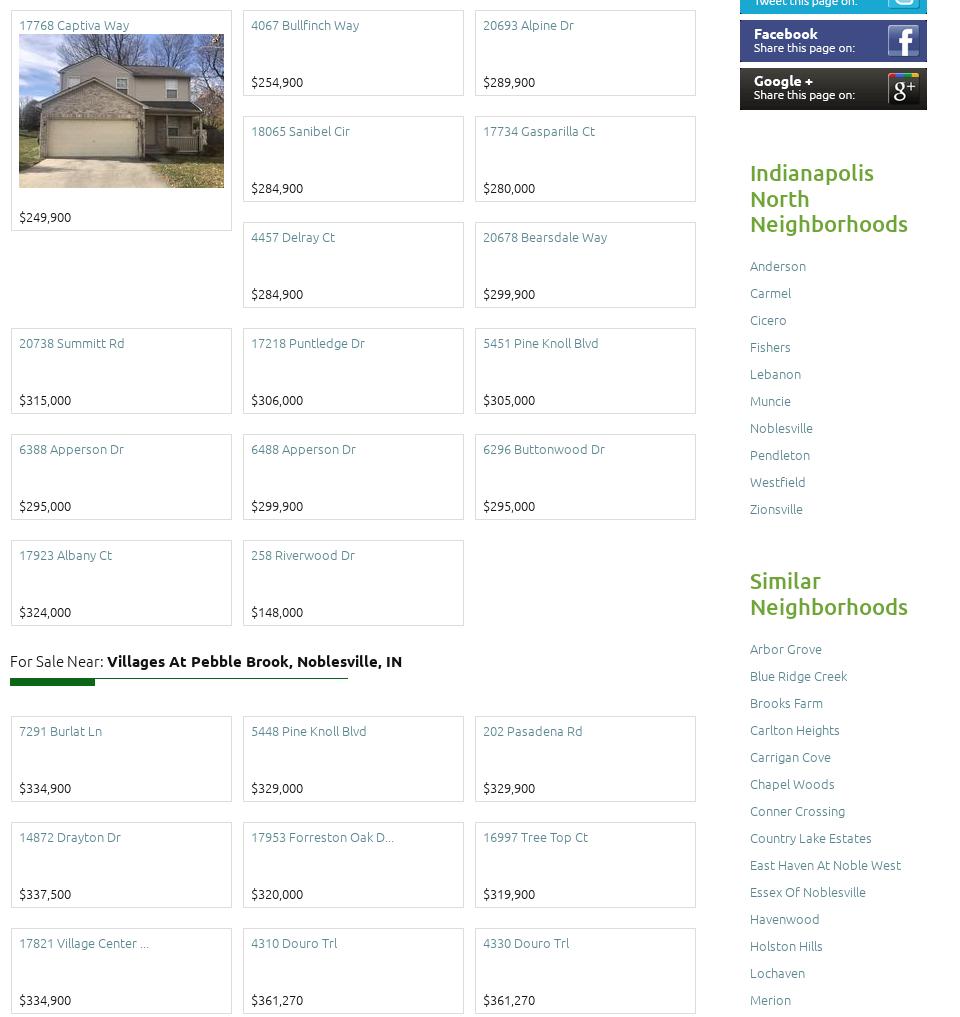 The image size is (960, 1017). Describe the element at coordinates (779, 453) in the screenshot. I see `'Pendleton'` at that location.